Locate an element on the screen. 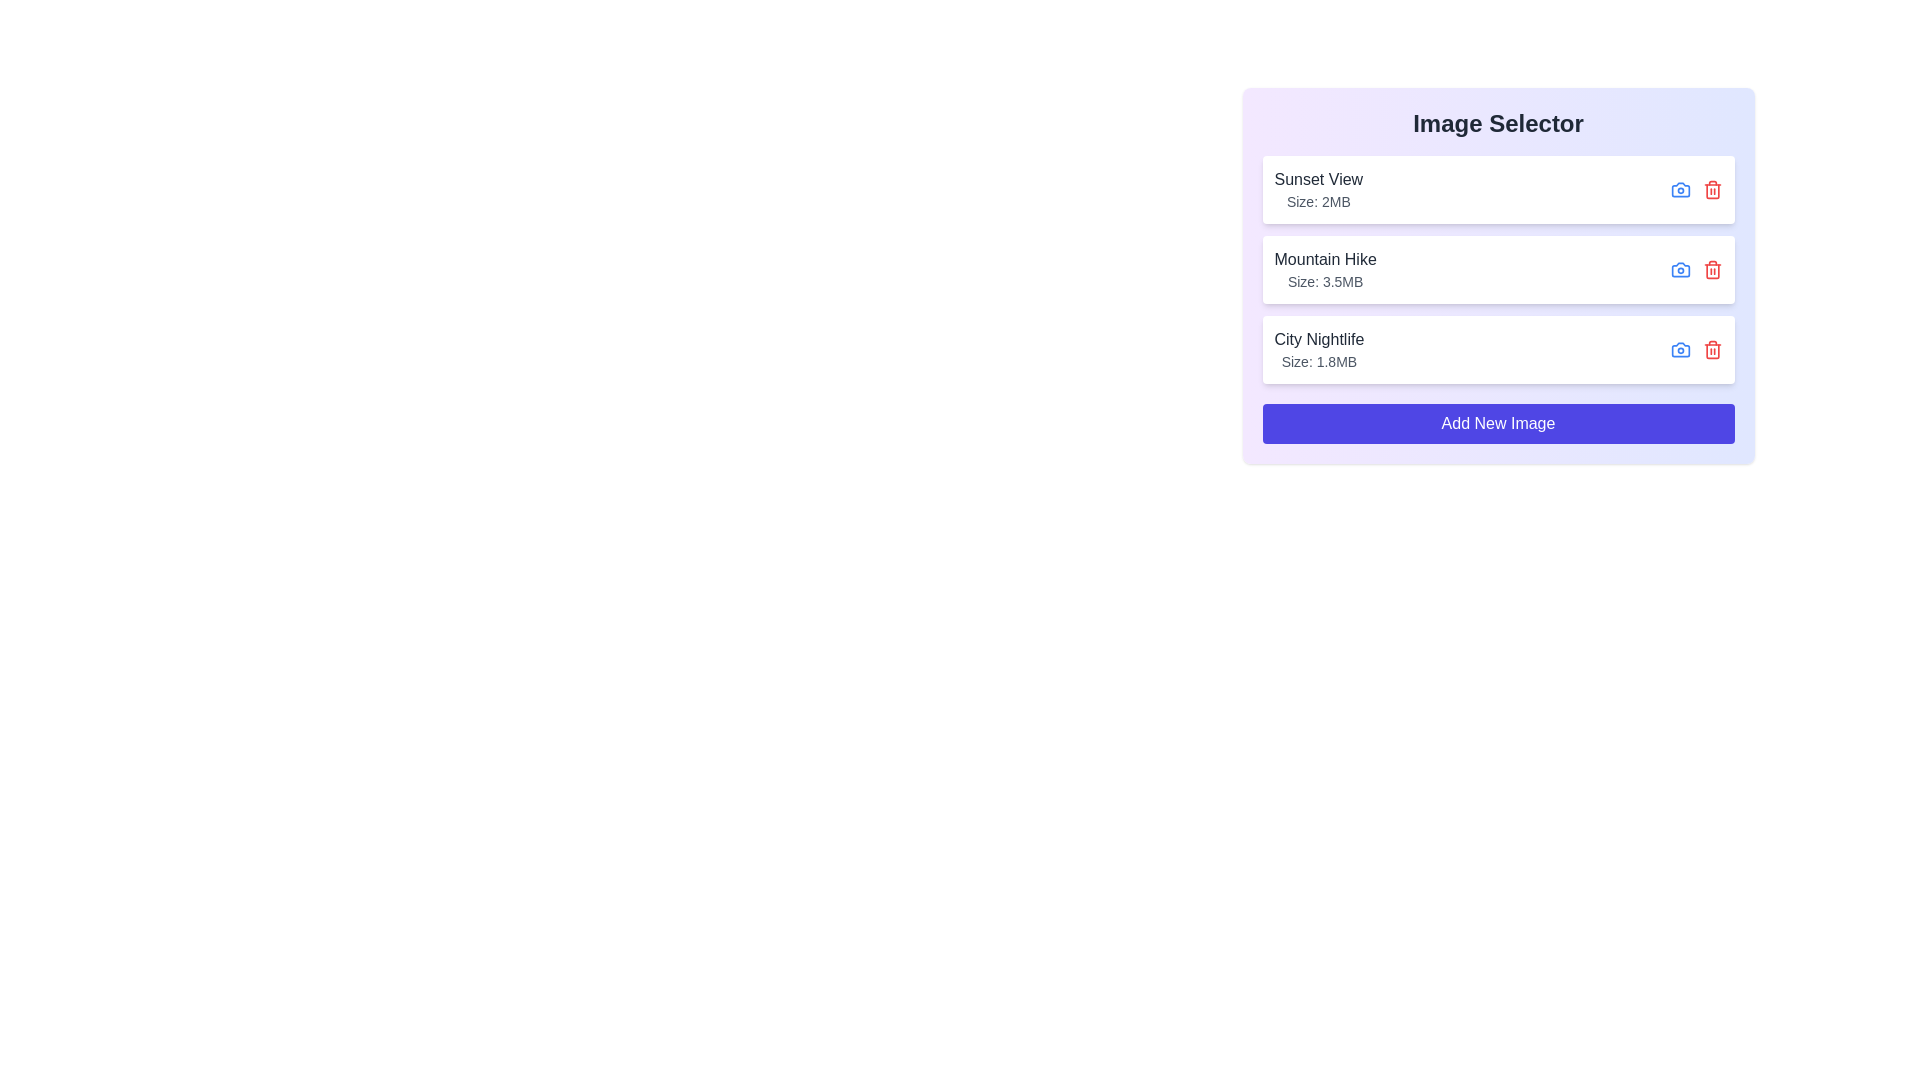 Image resolution: width=1920 pixels, height=1080 pixels. the trash icon to delete the image corresponding to Mountain Hike is located at coordinates (1711, 270).